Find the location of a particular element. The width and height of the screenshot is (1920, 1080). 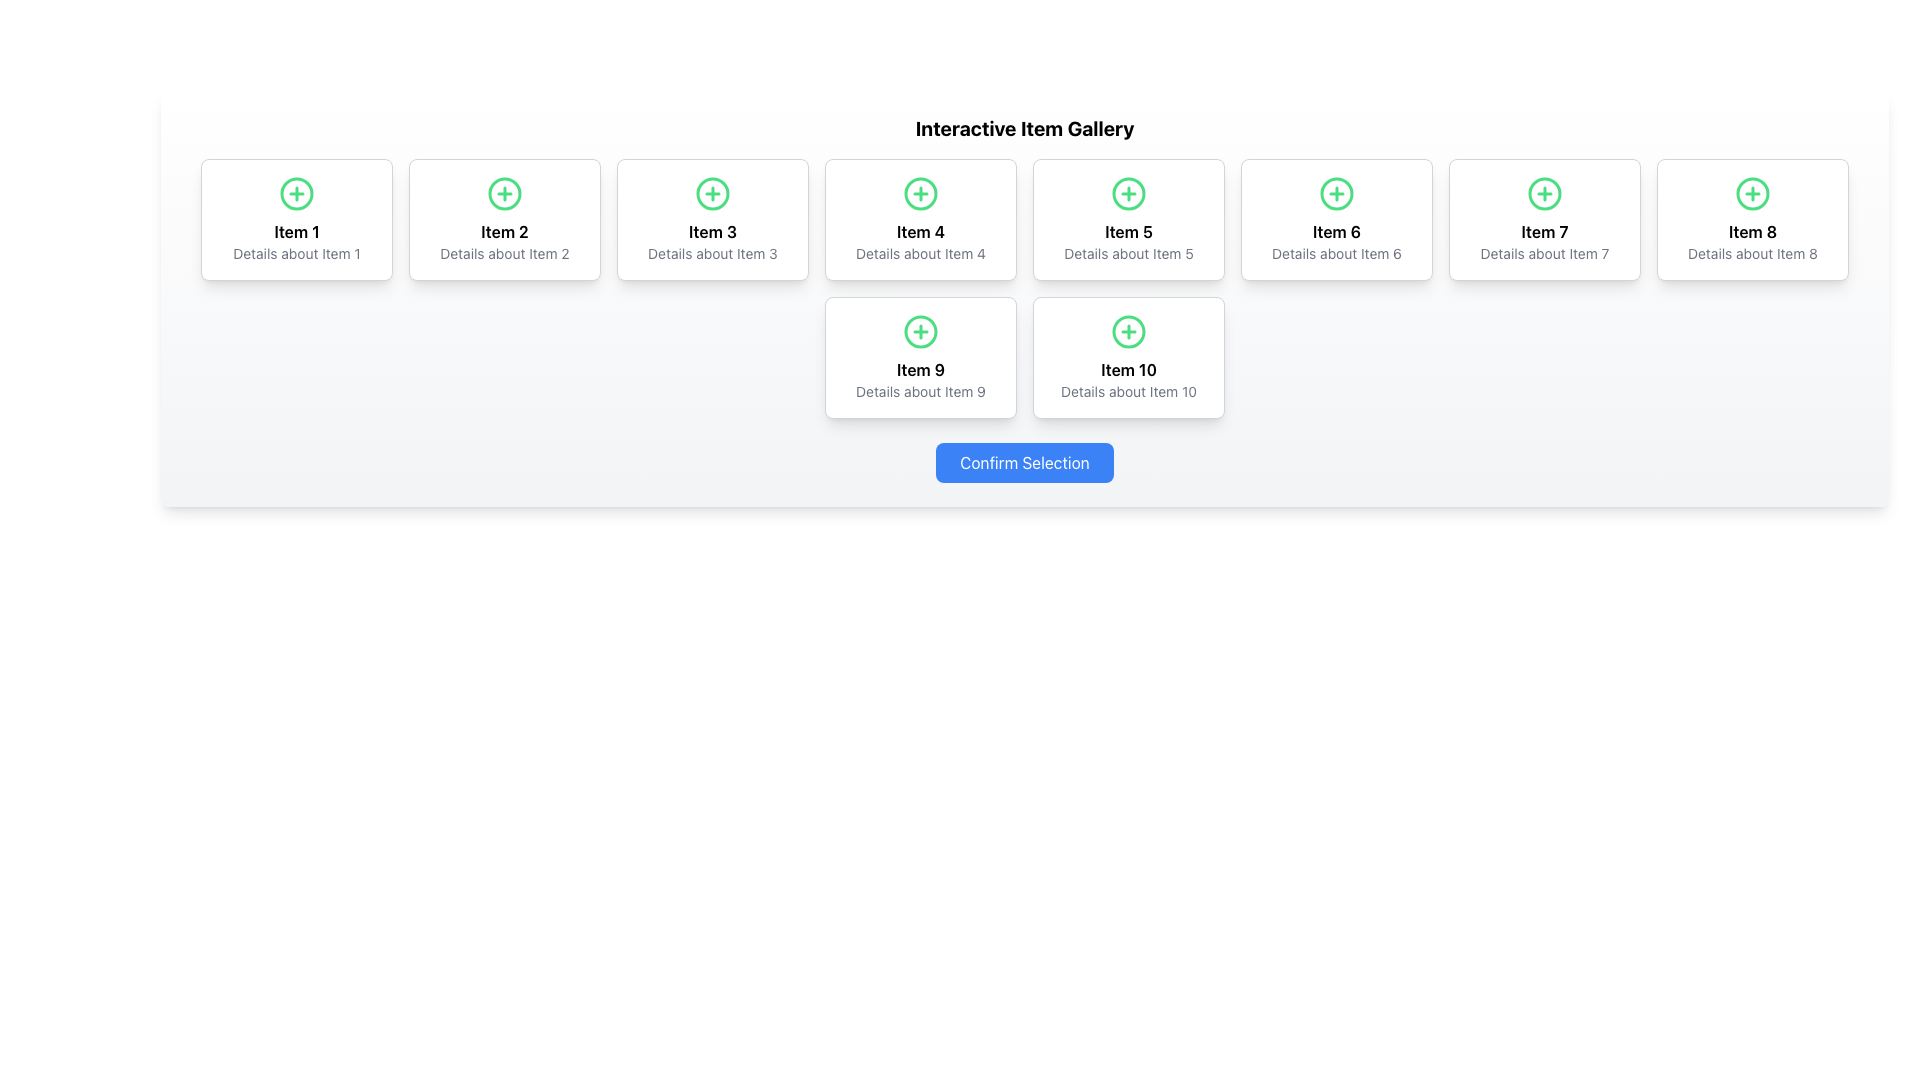

the circular icon button containing a green plus symbol located above the text labeled 'Item 6' is located at coordinates (1337, 193).